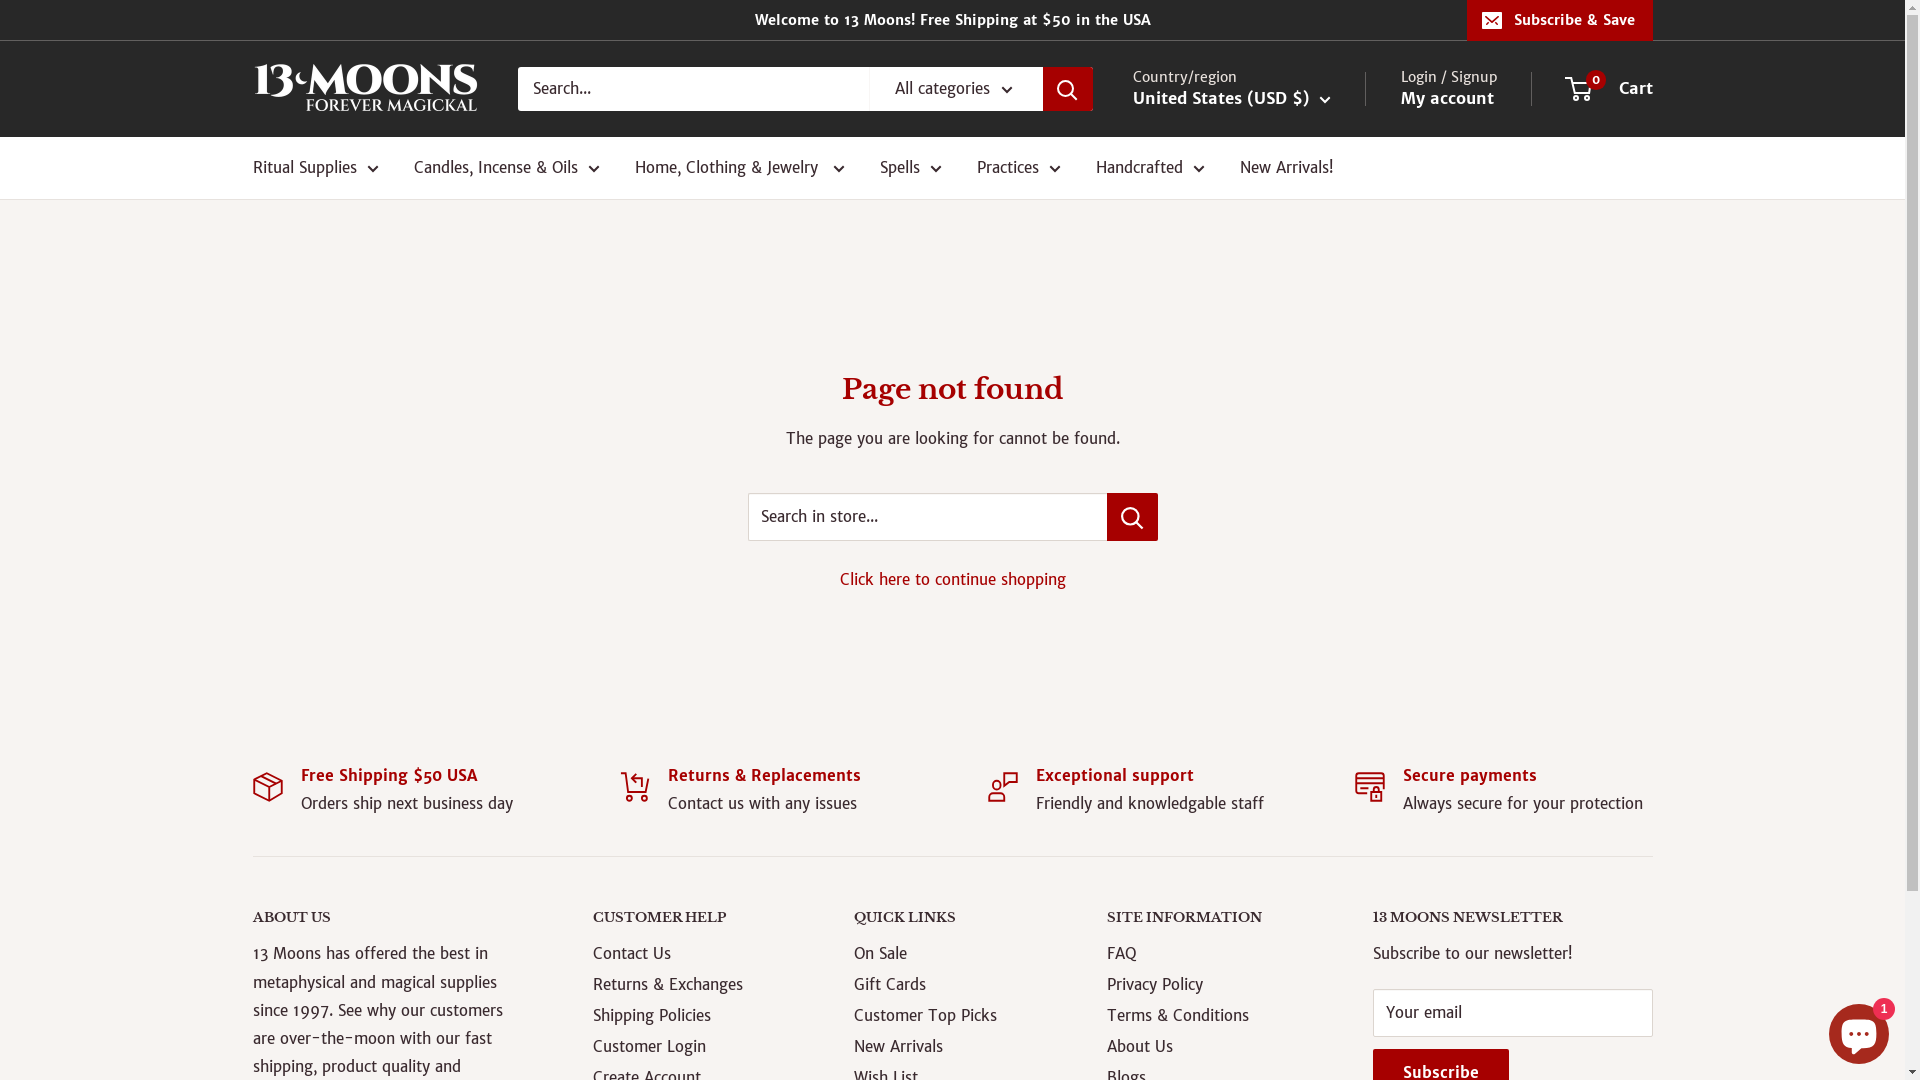  What do you see at coordinates (314, 167) in the screenshot?
I see `'Ritual Supplies'` at bounding box center [314, 167].